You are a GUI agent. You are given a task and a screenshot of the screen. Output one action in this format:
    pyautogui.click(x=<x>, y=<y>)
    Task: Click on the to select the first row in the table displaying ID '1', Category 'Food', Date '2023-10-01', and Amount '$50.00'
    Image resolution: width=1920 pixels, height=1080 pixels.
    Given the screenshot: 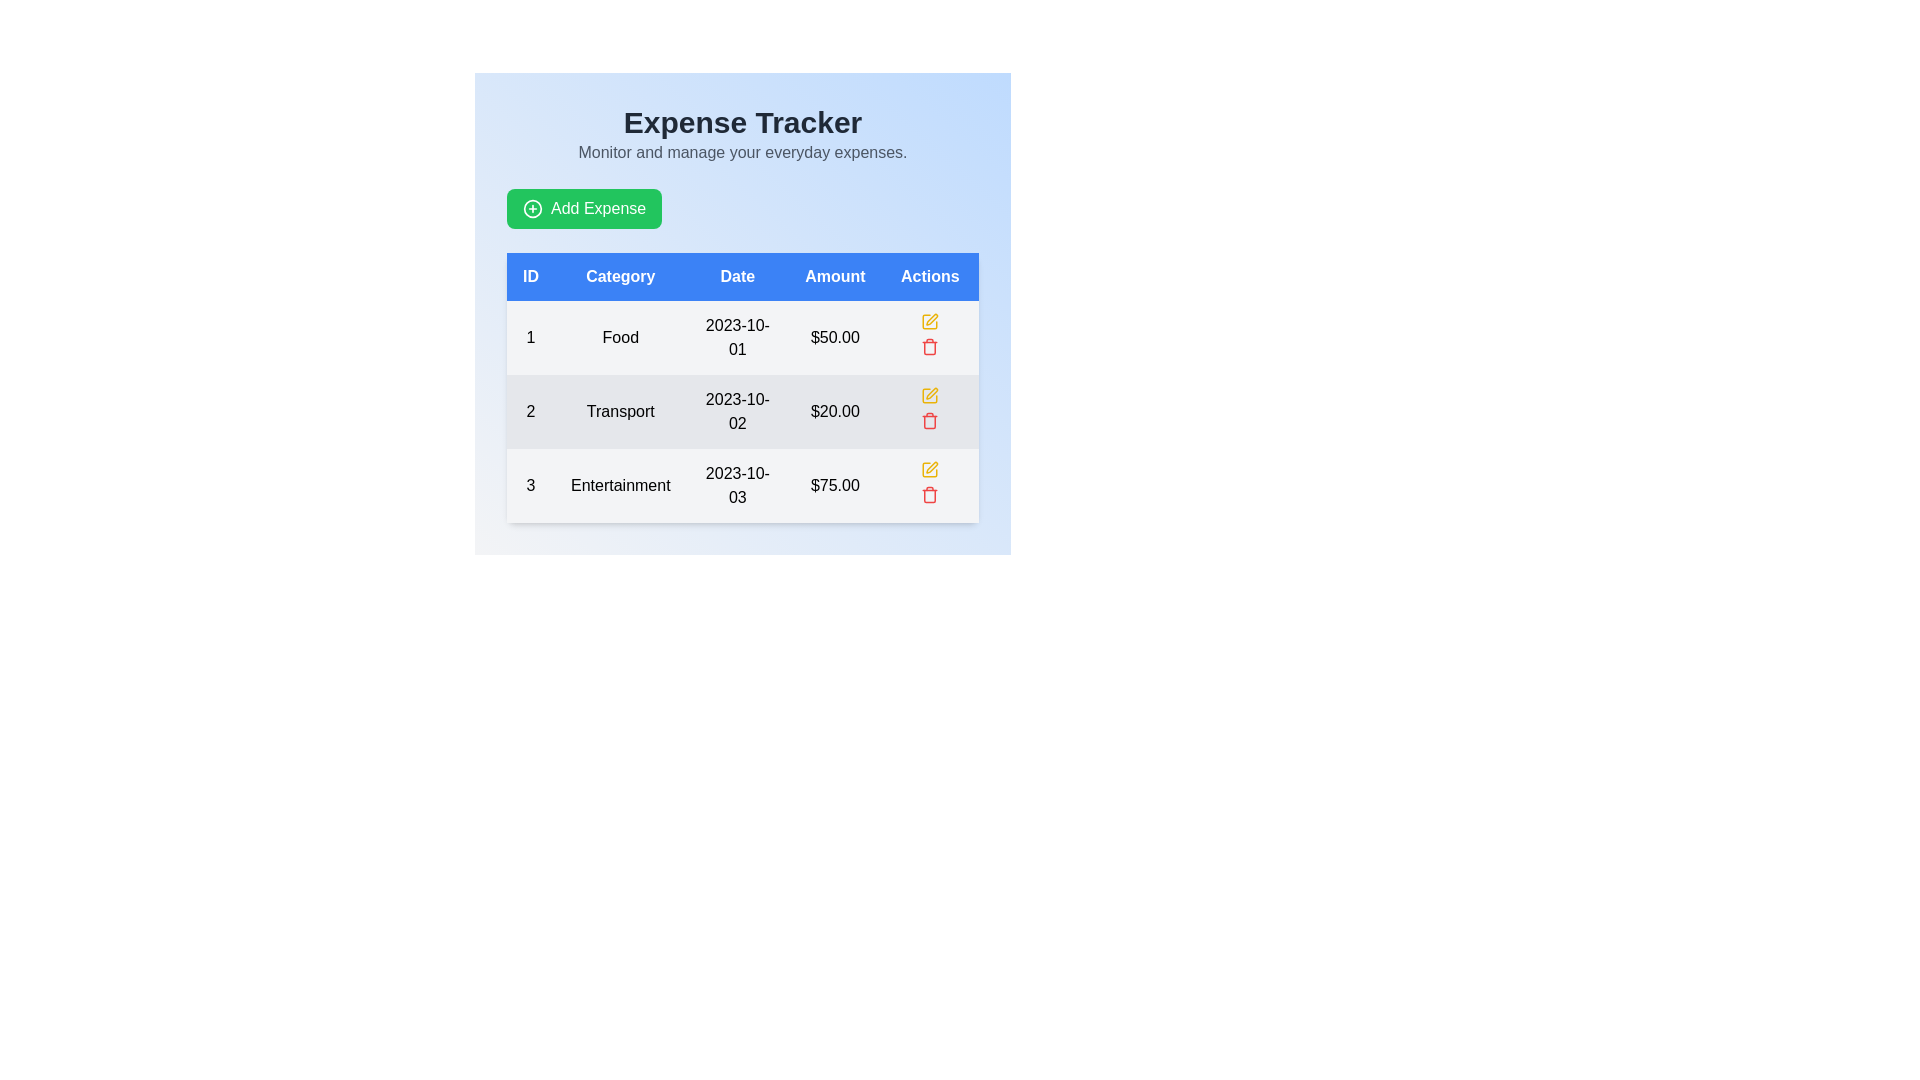 What is the action you would take?
    pyautogui.click(x=742, y=337)
    